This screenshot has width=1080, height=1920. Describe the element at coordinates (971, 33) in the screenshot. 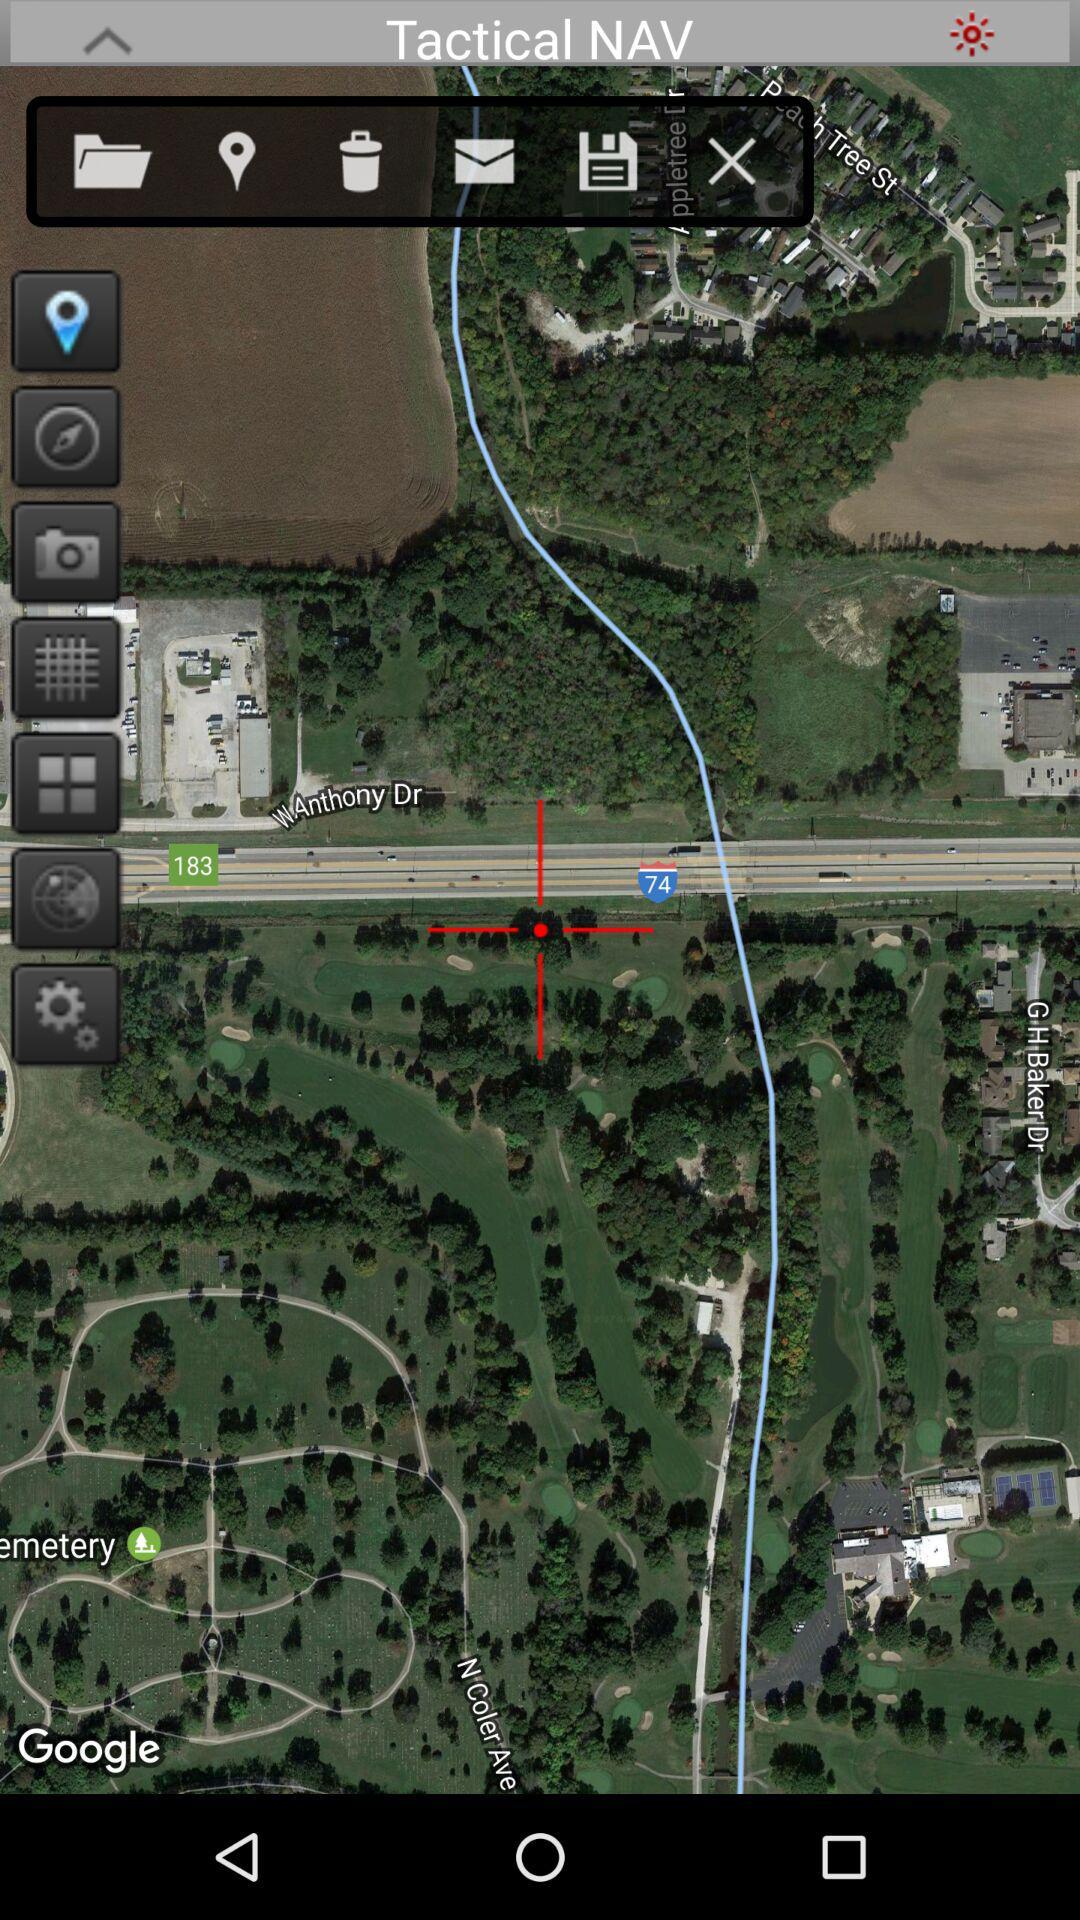

I see `app next to tactical nav app` at that location.